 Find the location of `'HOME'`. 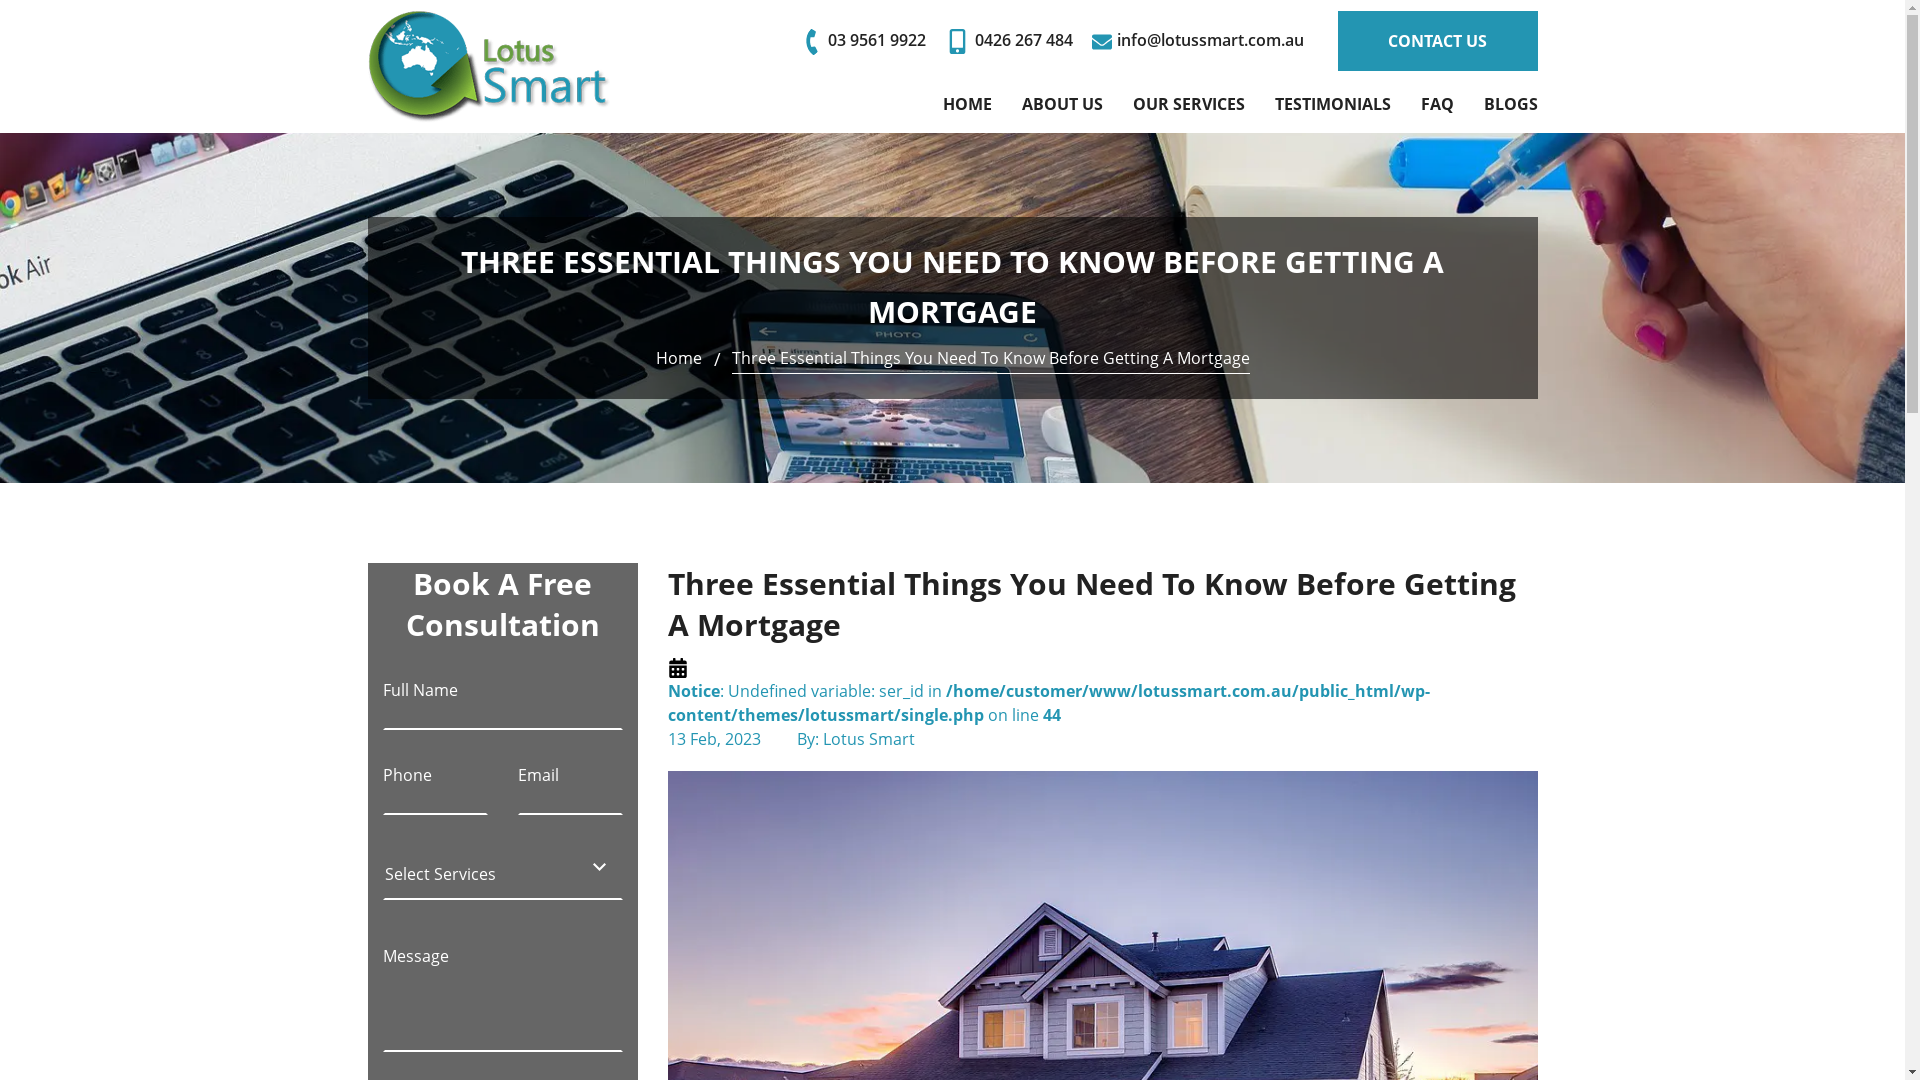

'HOME' is located at coordinates (966, 104).